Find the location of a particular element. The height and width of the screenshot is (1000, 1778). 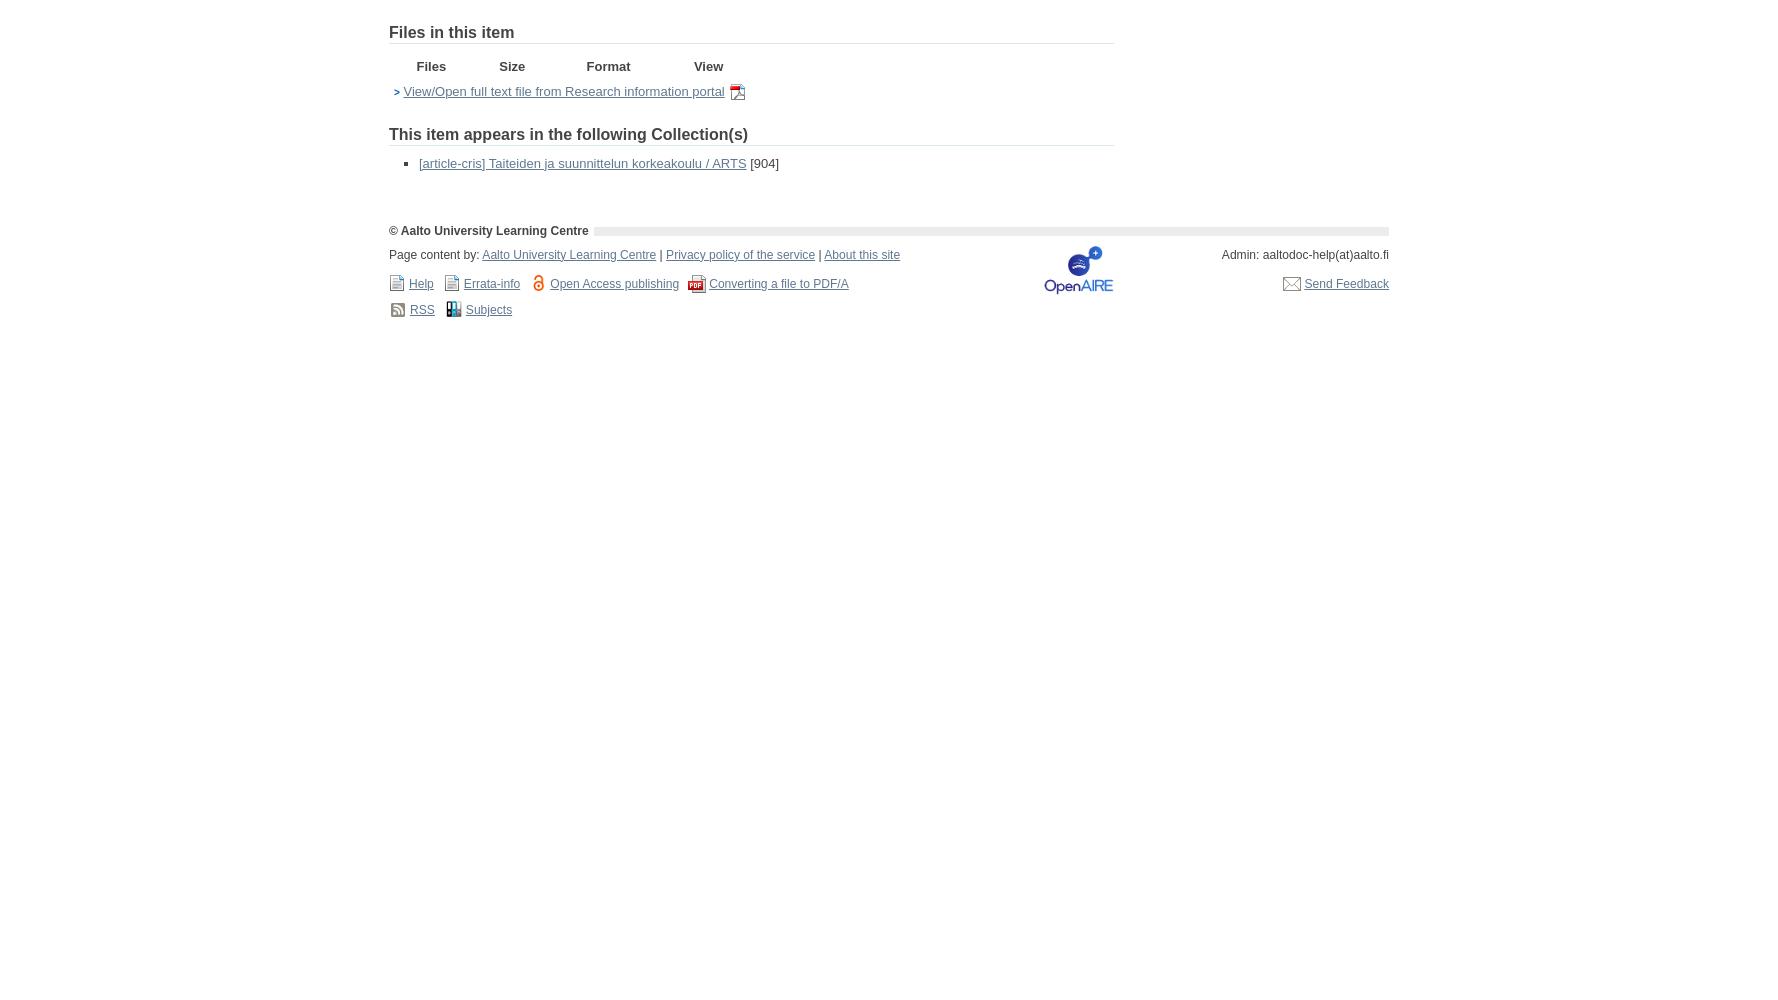

'Files' is located at coordinates (416, 64).